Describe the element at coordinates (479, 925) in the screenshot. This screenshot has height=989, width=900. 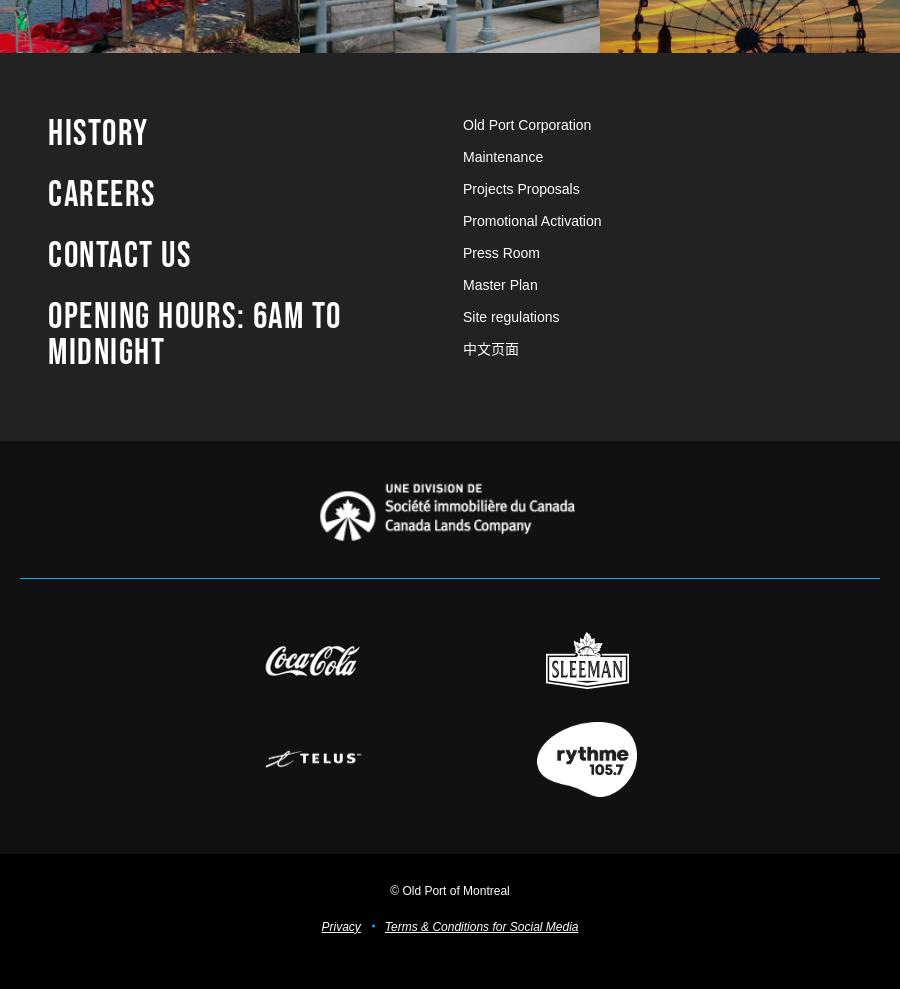
I see `'Terms & Conditions for Social Media'` at that location.